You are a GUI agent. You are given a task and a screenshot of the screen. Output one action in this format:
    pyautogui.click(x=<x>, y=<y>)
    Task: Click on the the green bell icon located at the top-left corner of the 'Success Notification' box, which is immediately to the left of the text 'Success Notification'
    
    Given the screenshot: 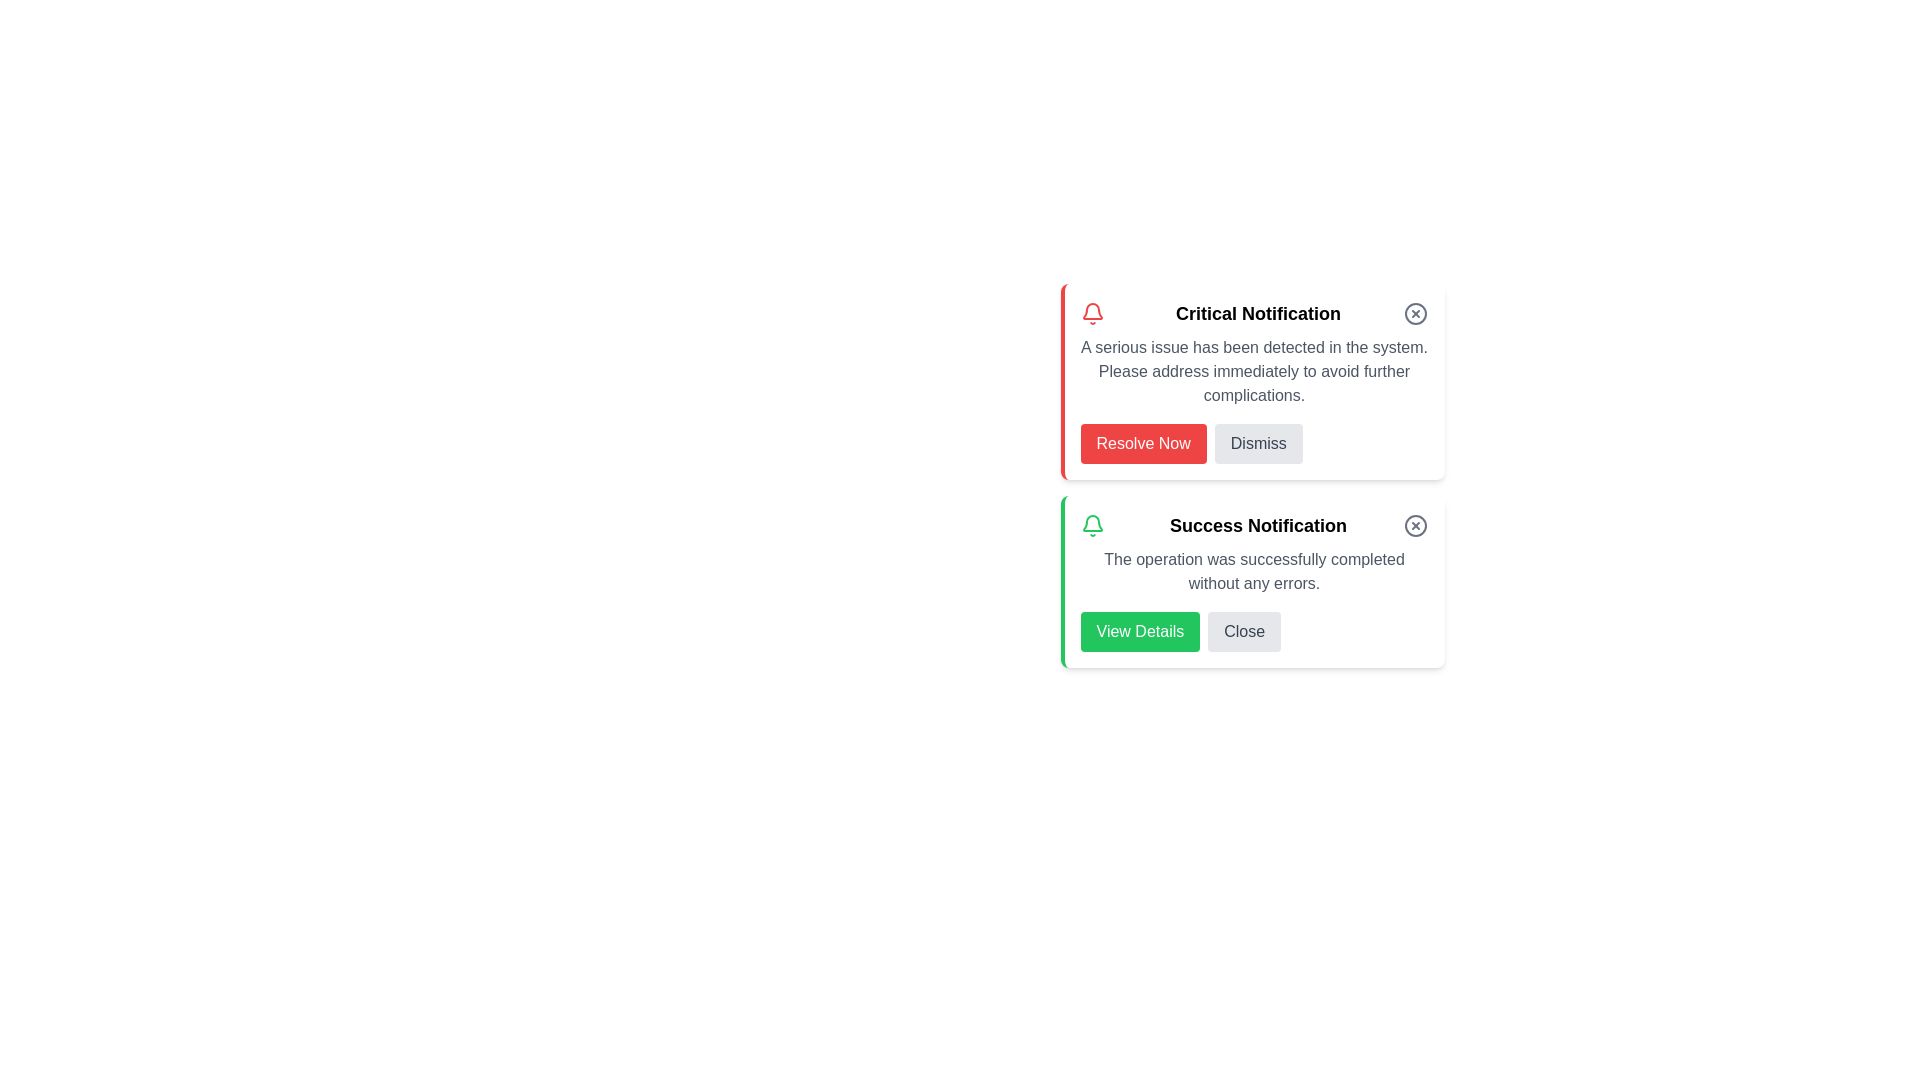 What is the action you would take?
    pyautogui.click(x=1091, y=524)
    